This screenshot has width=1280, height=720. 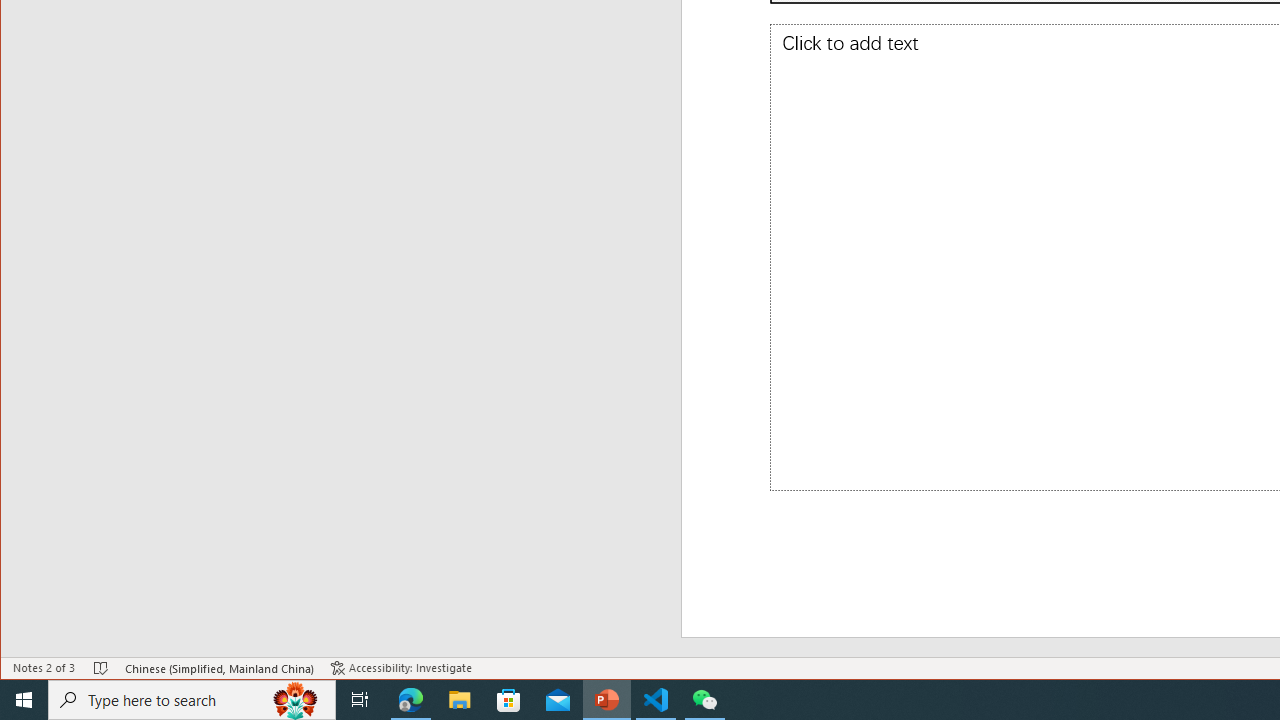 I want to click on 'WeChat - 1 running window', so click(x=705, y=698).